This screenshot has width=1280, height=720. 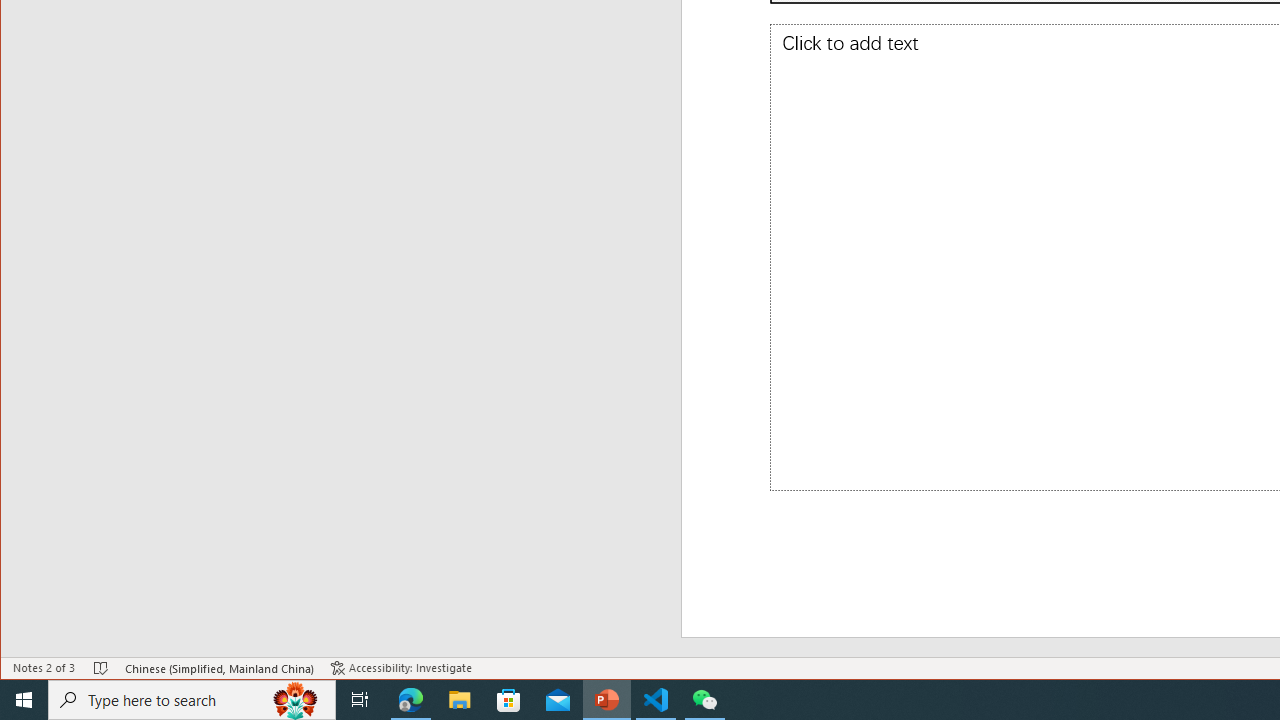 I want to click on 'WeChat - 1 running window', so click(x=705, y=698).